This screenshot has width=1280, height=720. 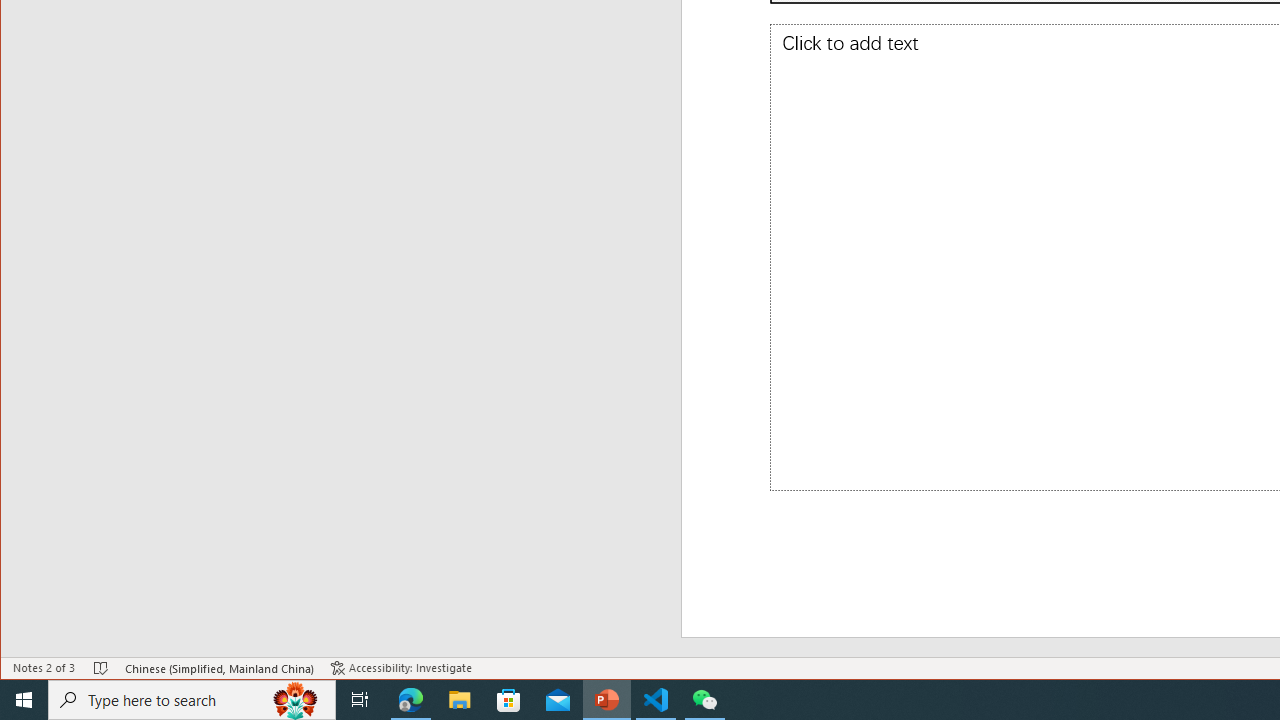 I want to click on 'WeChat - 1 running window', so click(x=705, y=698).